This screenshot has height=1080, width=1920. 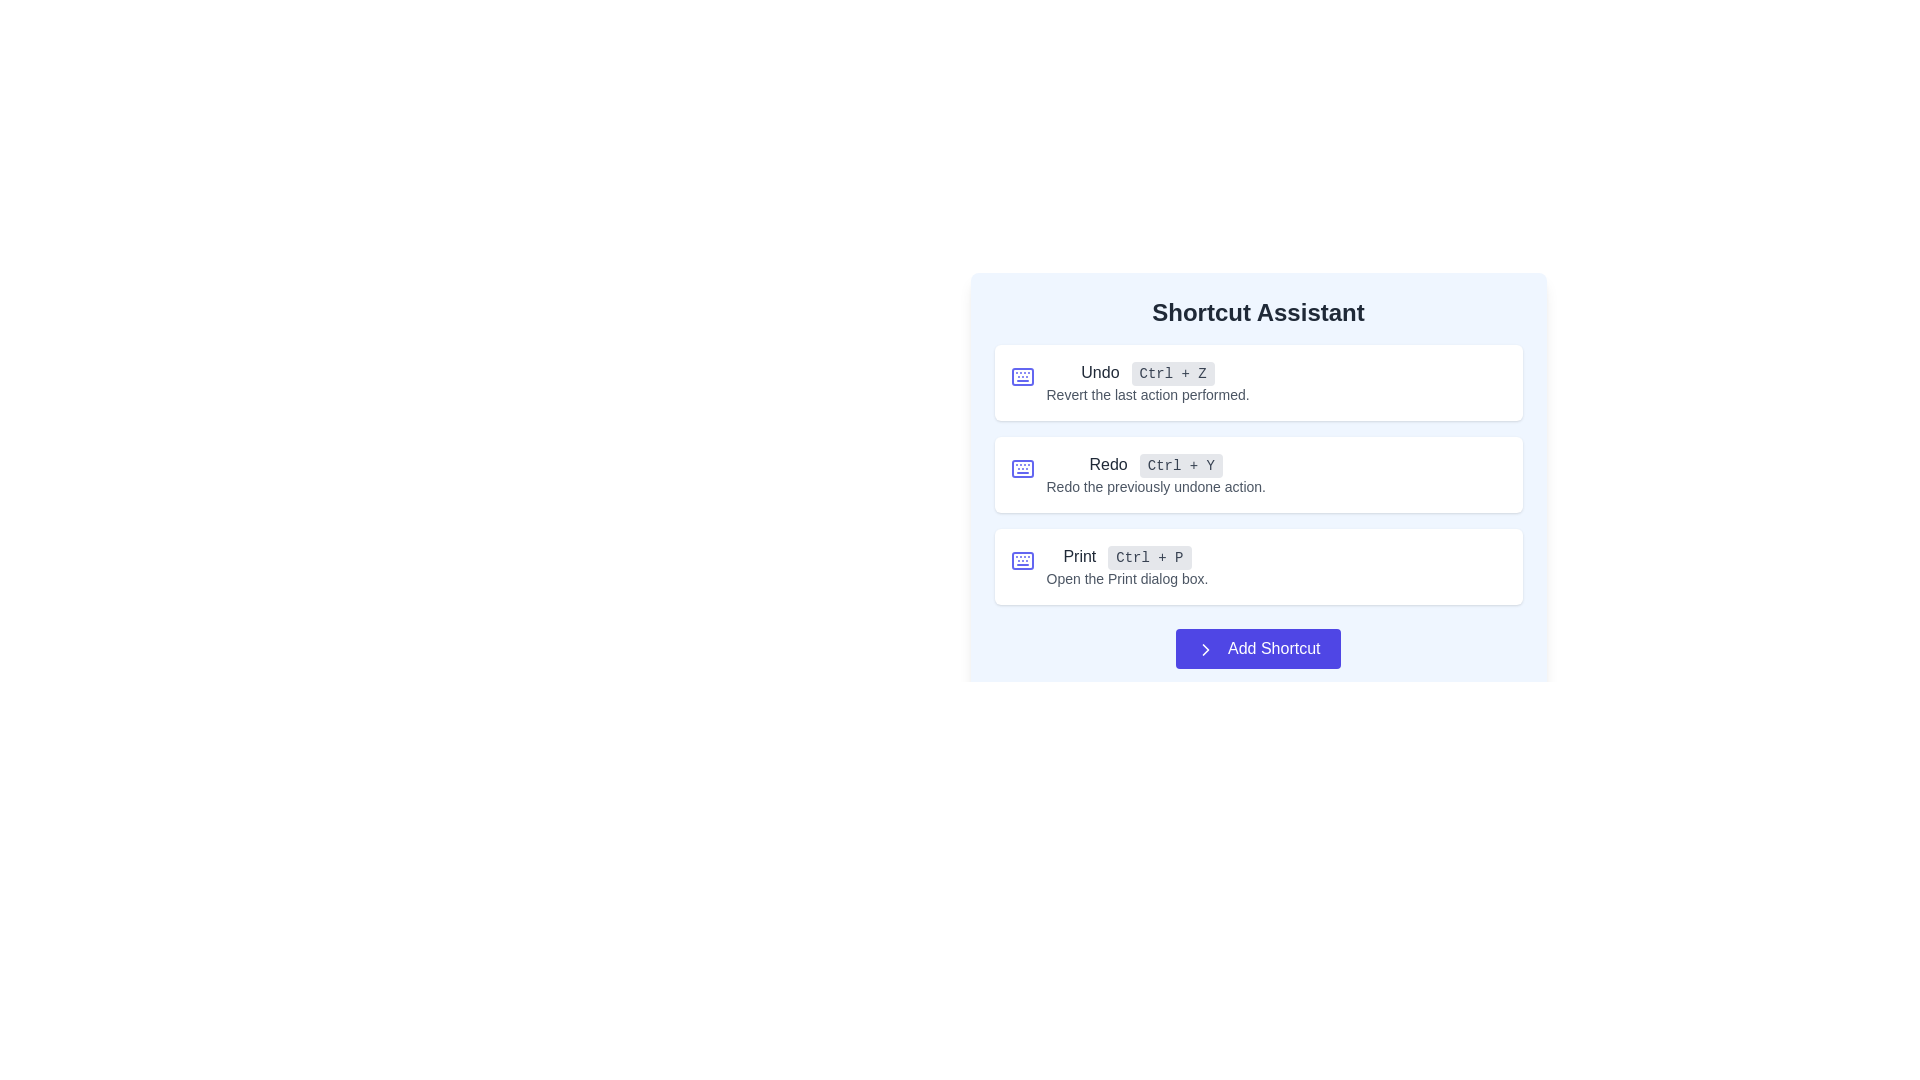 What do you see at coordinates (1147, 394) in the screenshot?
I see `the text label that provides context for the 'Undo Ctrl + Z' functionality in the 'Shortcut Assistant' dialog interface` at bounding box center [1147, 394].